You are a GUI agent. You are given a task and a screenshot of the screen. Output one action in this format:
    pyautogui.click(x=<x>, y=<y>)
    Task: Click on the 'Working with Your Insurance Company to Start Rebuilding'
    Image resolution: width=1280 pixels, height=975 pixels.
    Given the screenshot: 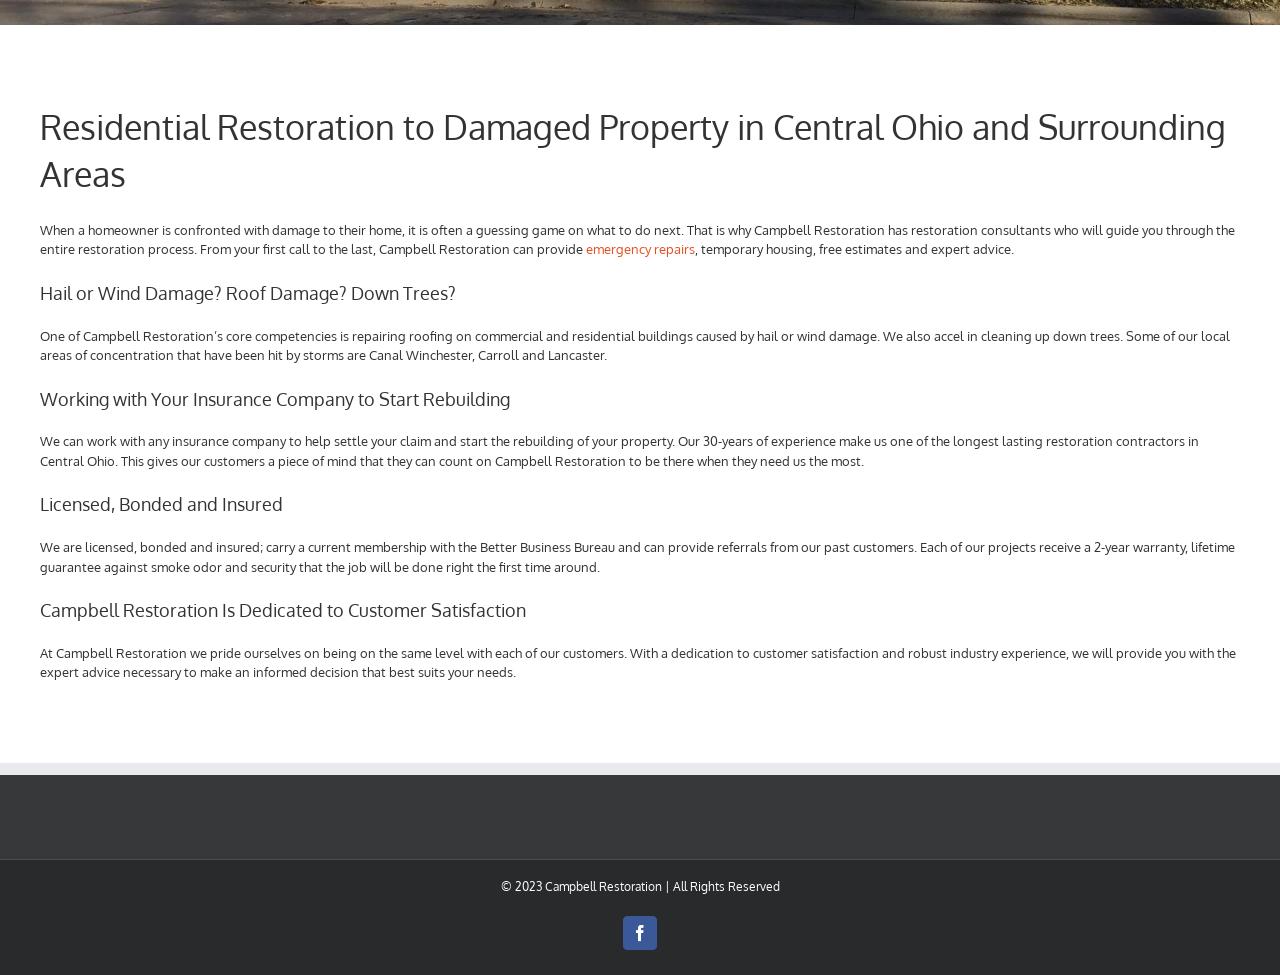 What is the action you would take?
    pyautogui.click(x=39, y=397)
    